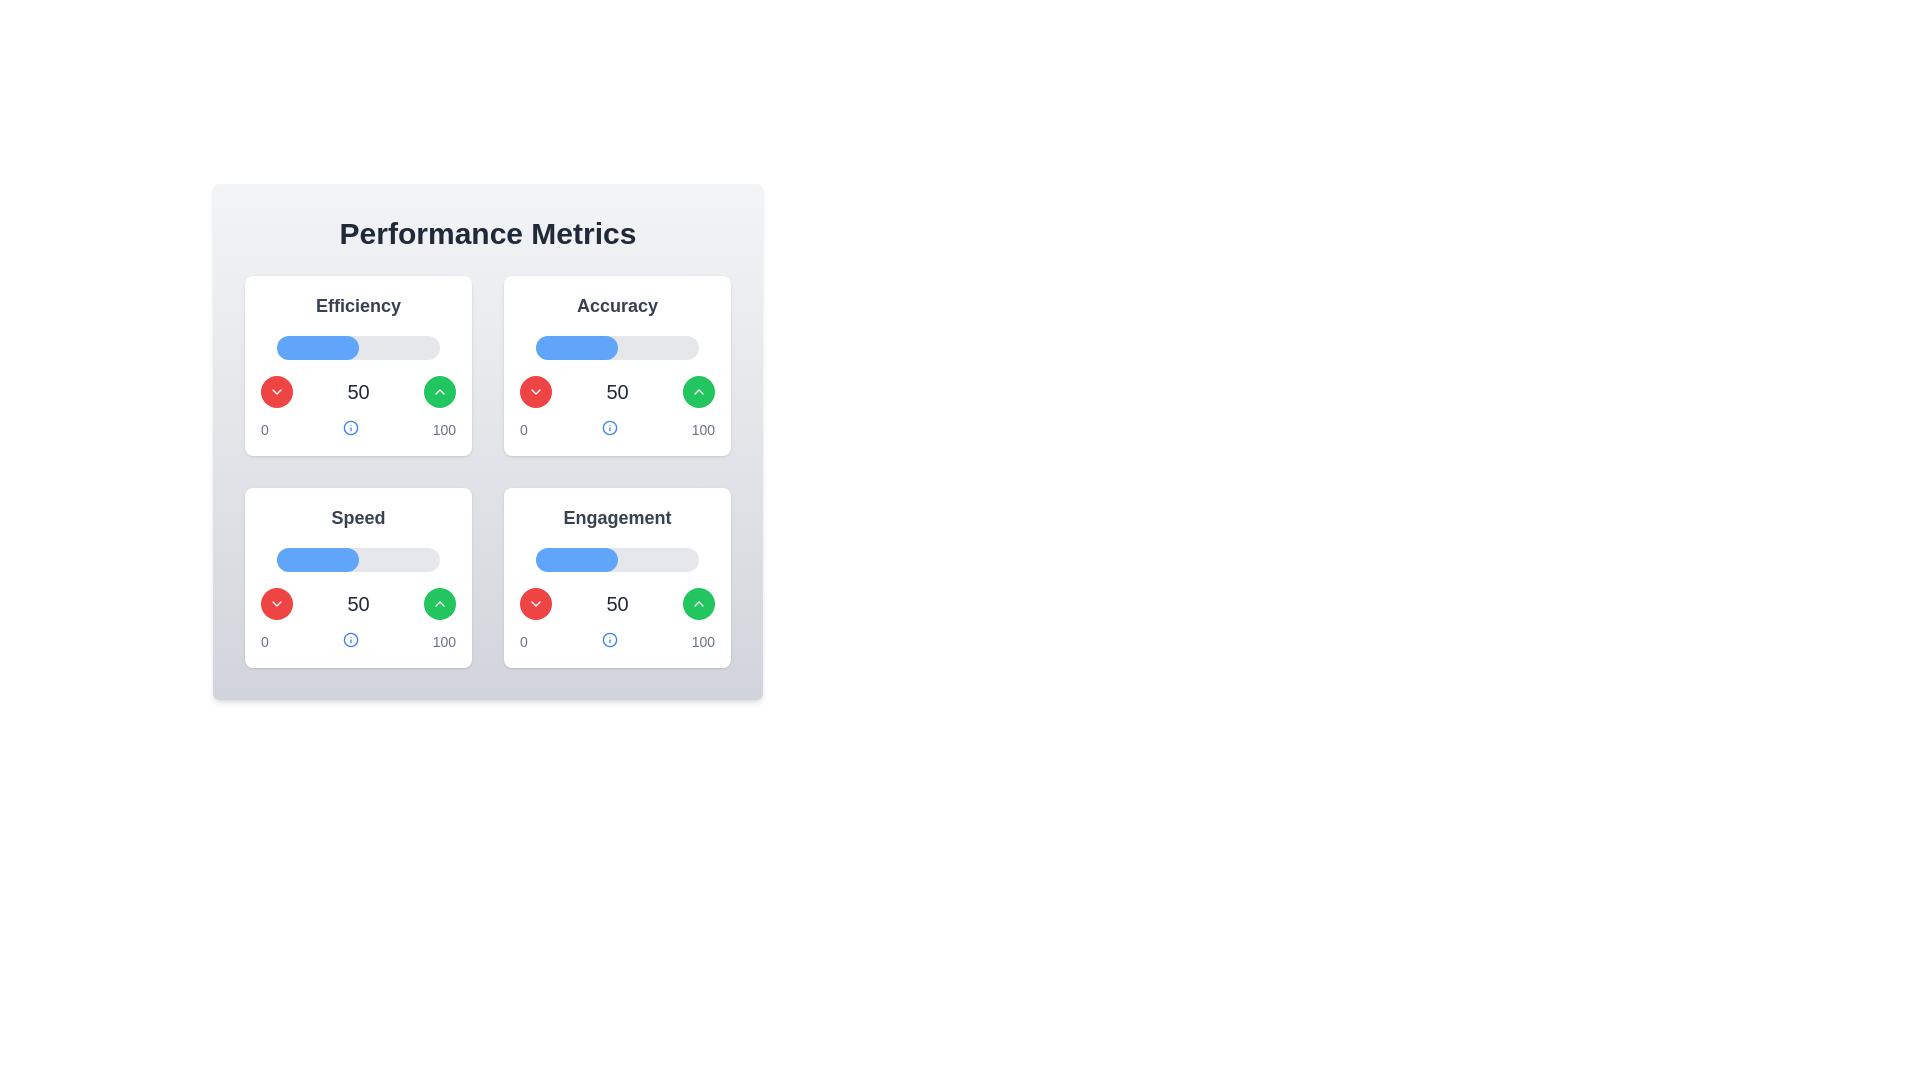  Describe the element at coordinates (616, 603) in the screenshot. I see `the Text element displaying the numeric value '50' under the 'Engagement' card in the bottom-right of the 2x2 grid layout, located between a red circular button and a green circular button` at that location.